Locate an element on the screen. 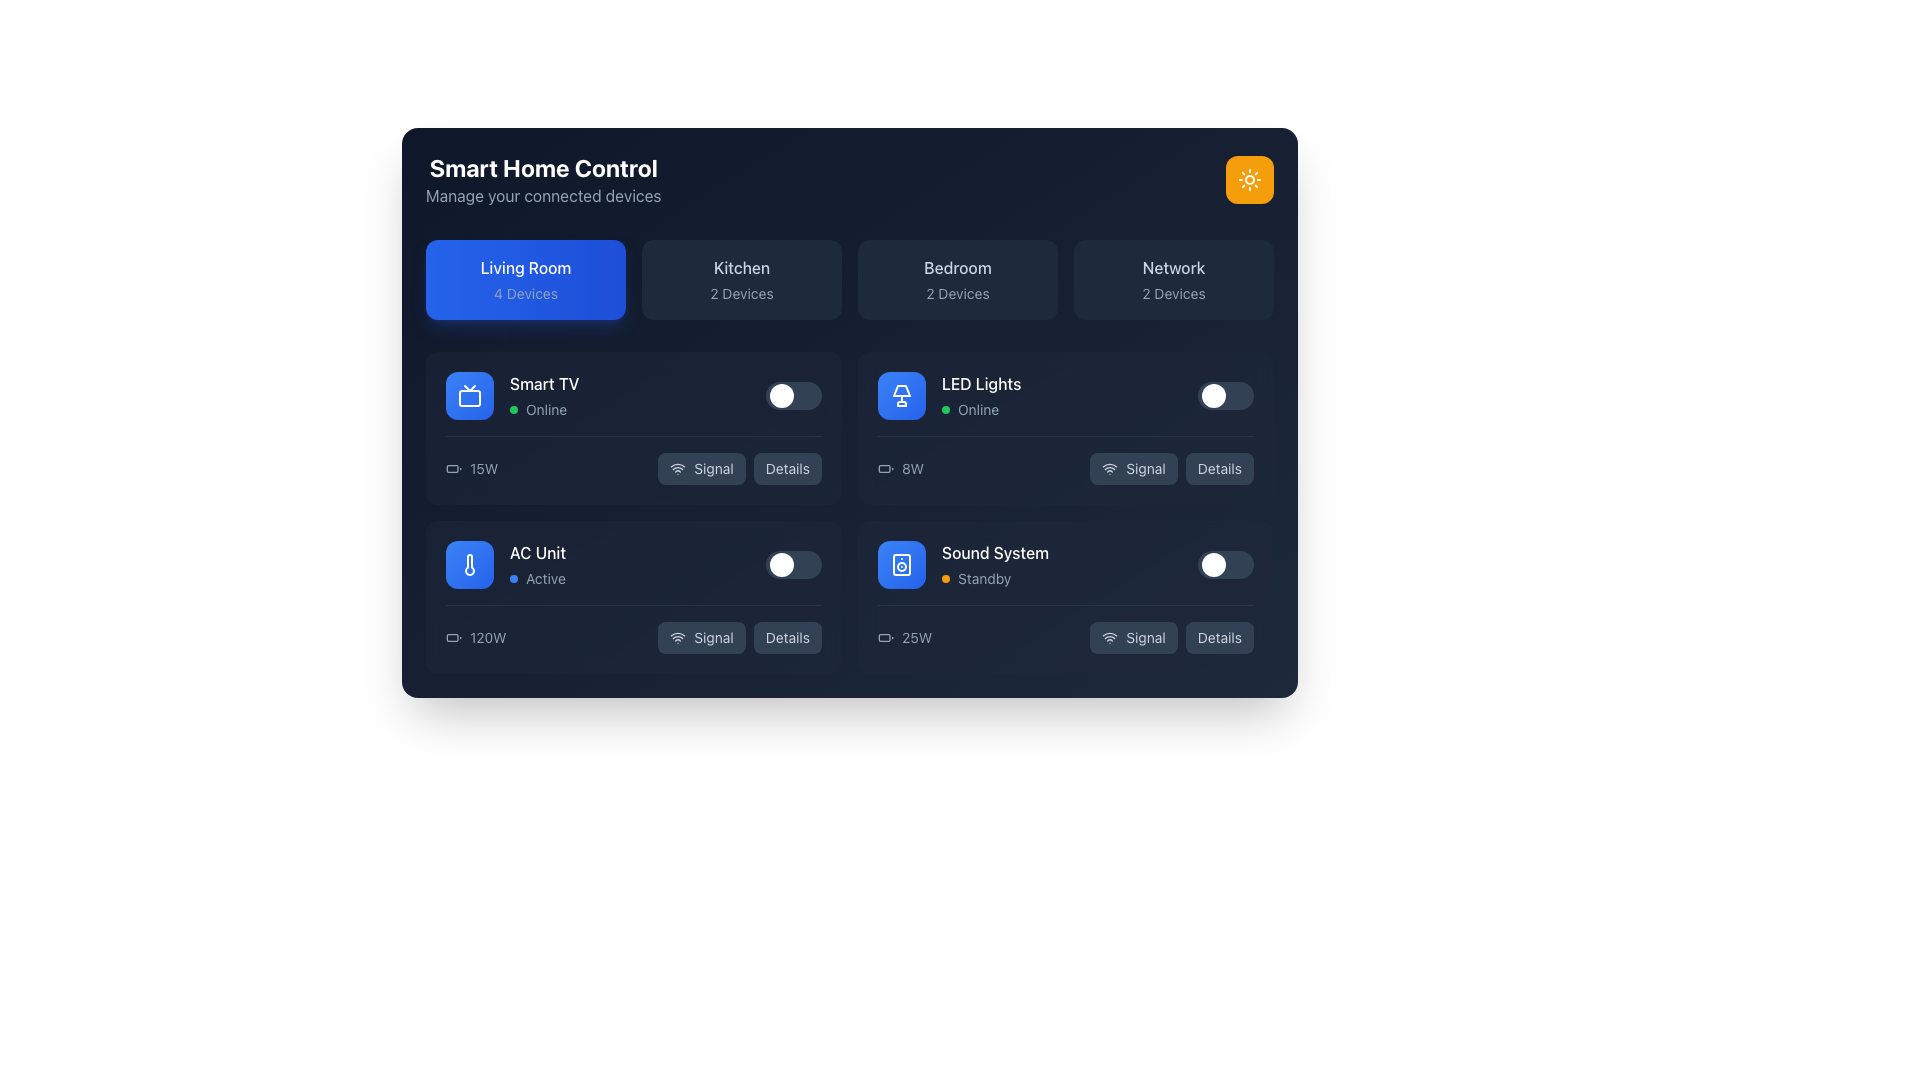  the label displaying 'AC Unit' with the status 'Active' and a blue circular indicator, located in the bottom-left section of the 'Living Room' panel is located at coordinates (537, 564).